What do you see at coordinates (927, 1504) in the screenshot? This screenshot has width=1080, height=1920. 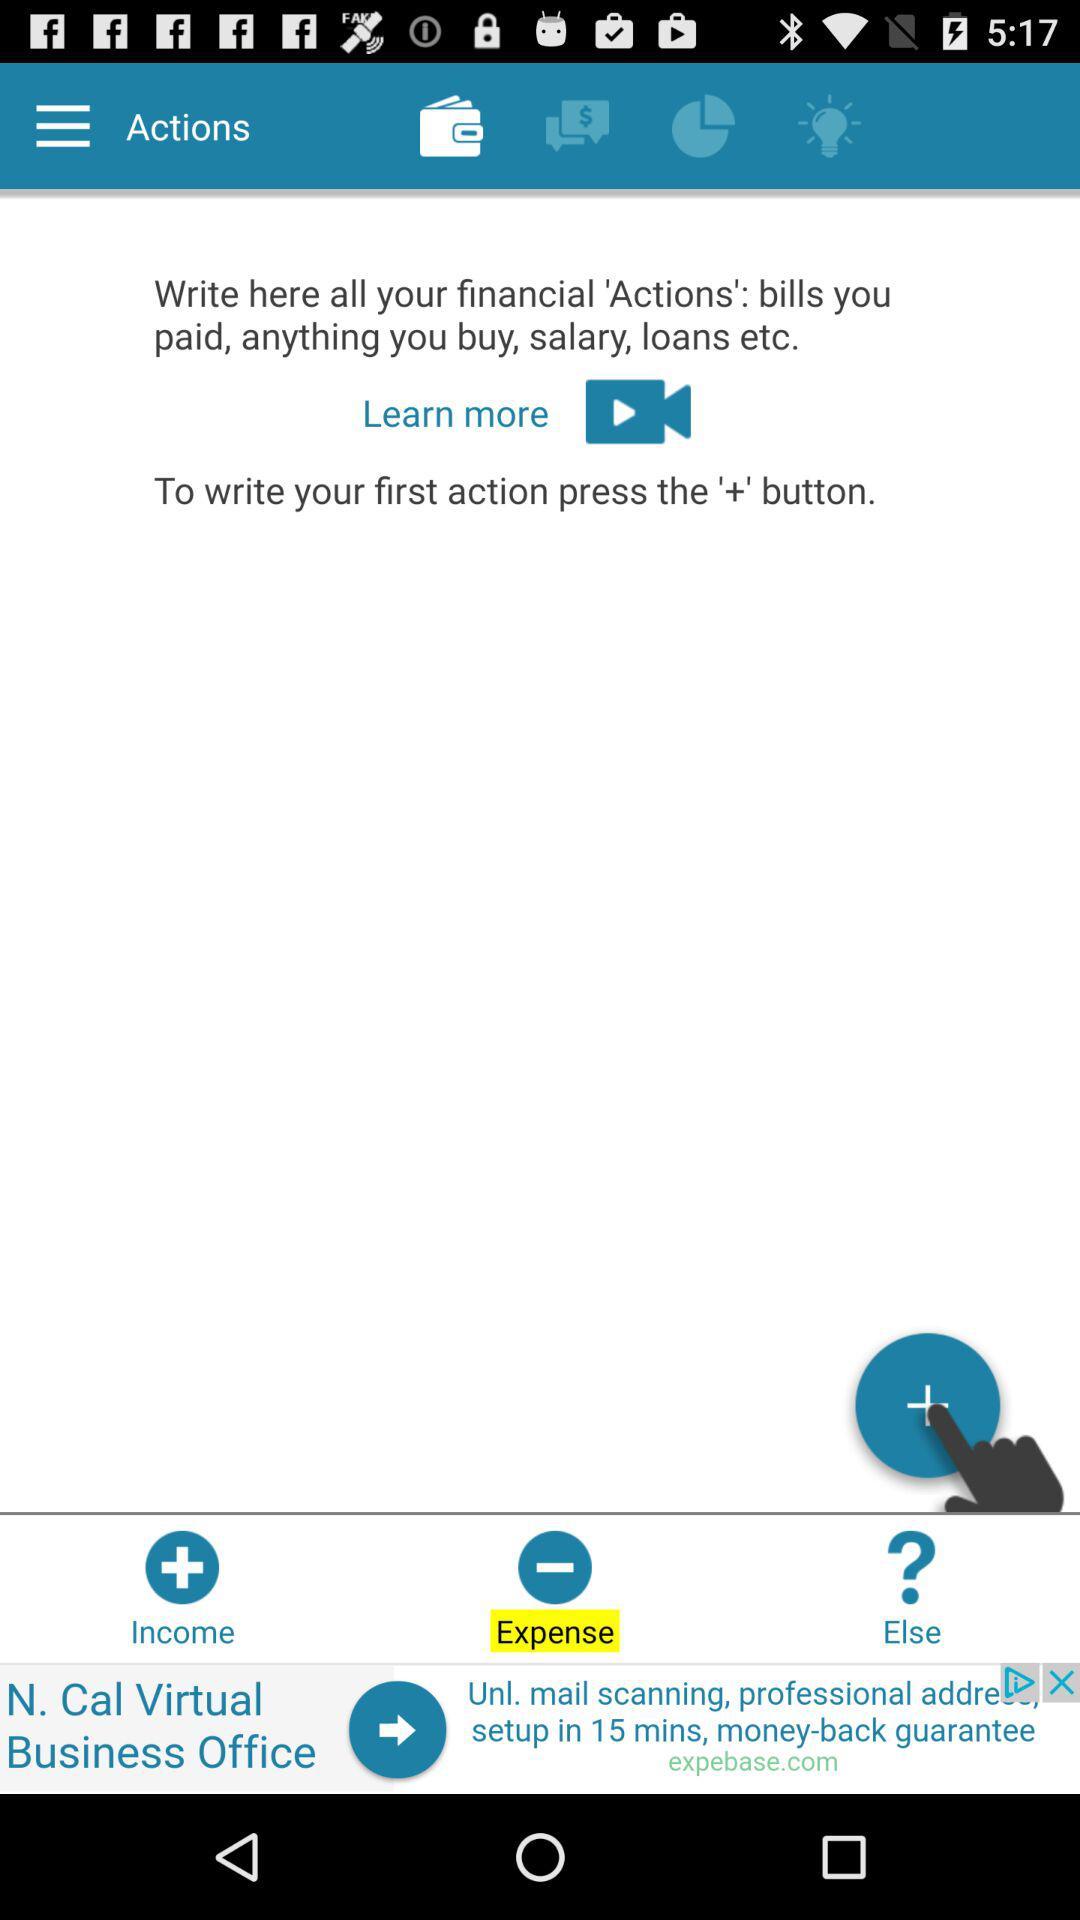 I see `the add icon` at bounding box center [927, 1504].